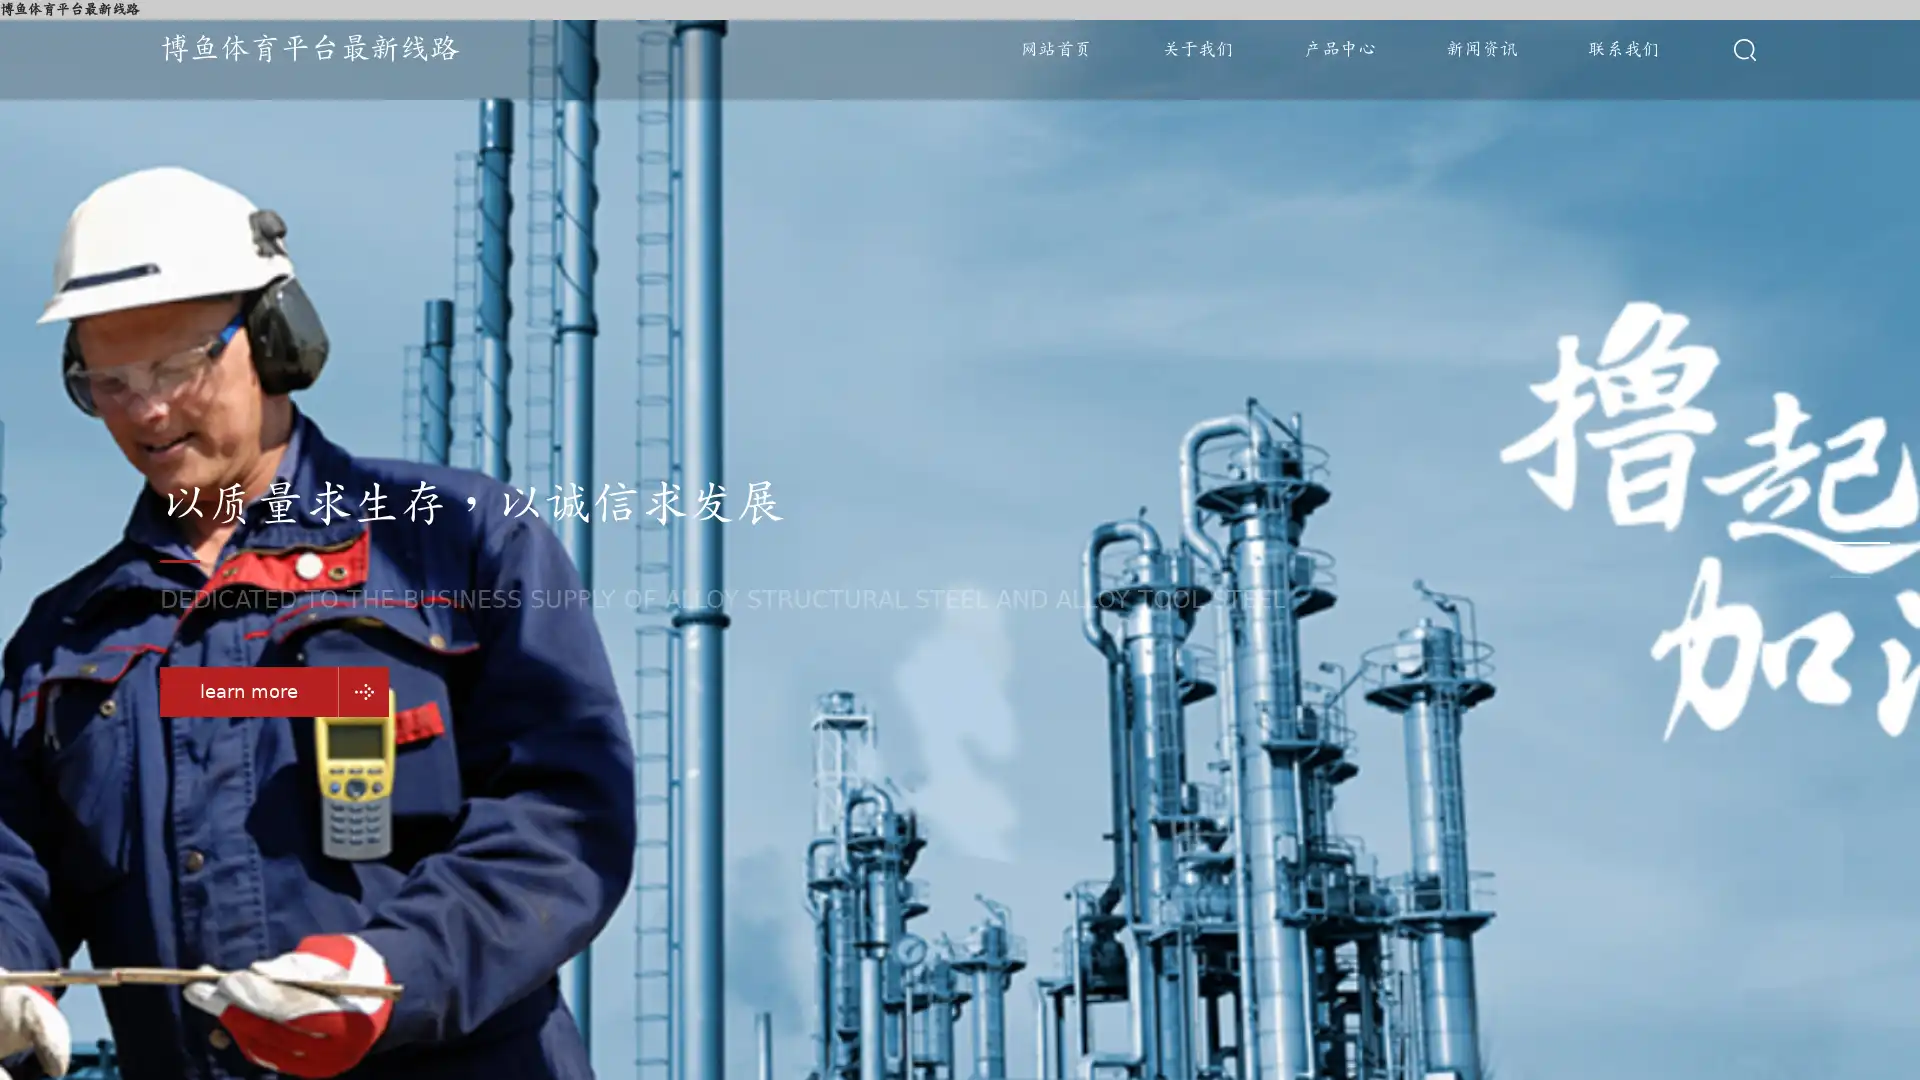 The width and height of the screenshot is (1920, 1080). Describe the element at coordinates (1848, 559) in the screenshot. I see `Go to slide 2` at that location.